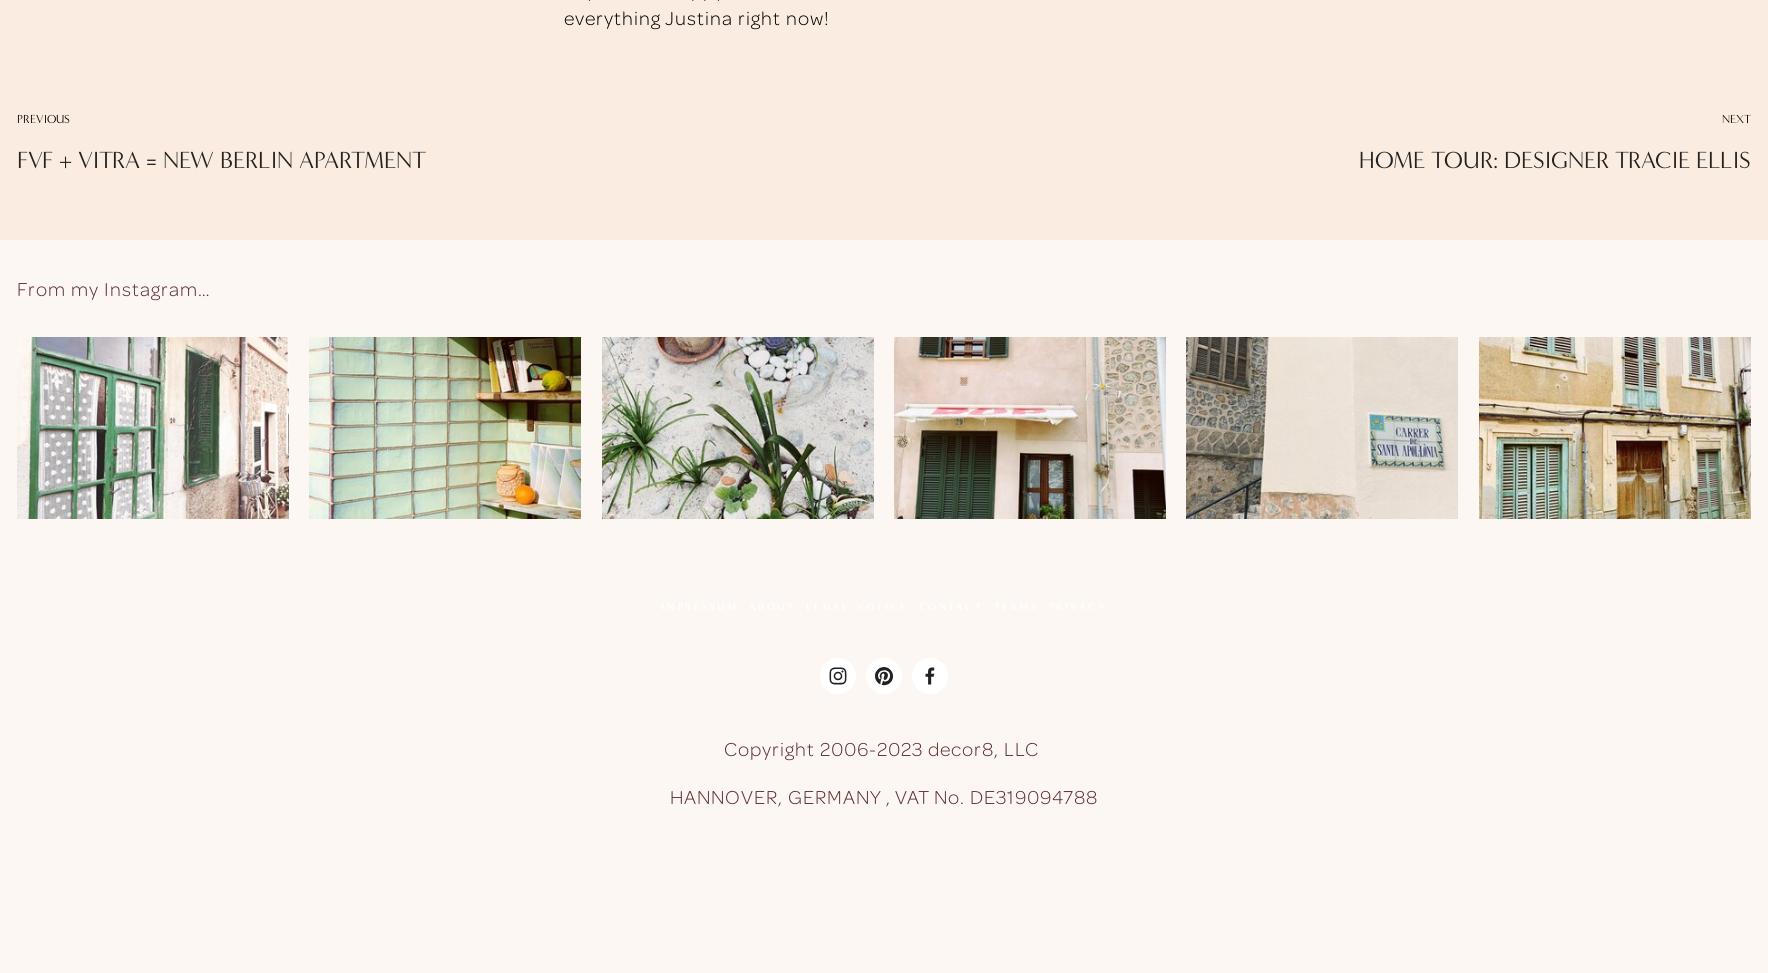 Image resolution: width=1768 pixels, height=973 pixels. Describe the element at coordinates (949, 605) in the screenshot. I see `'Contact'` at that location.